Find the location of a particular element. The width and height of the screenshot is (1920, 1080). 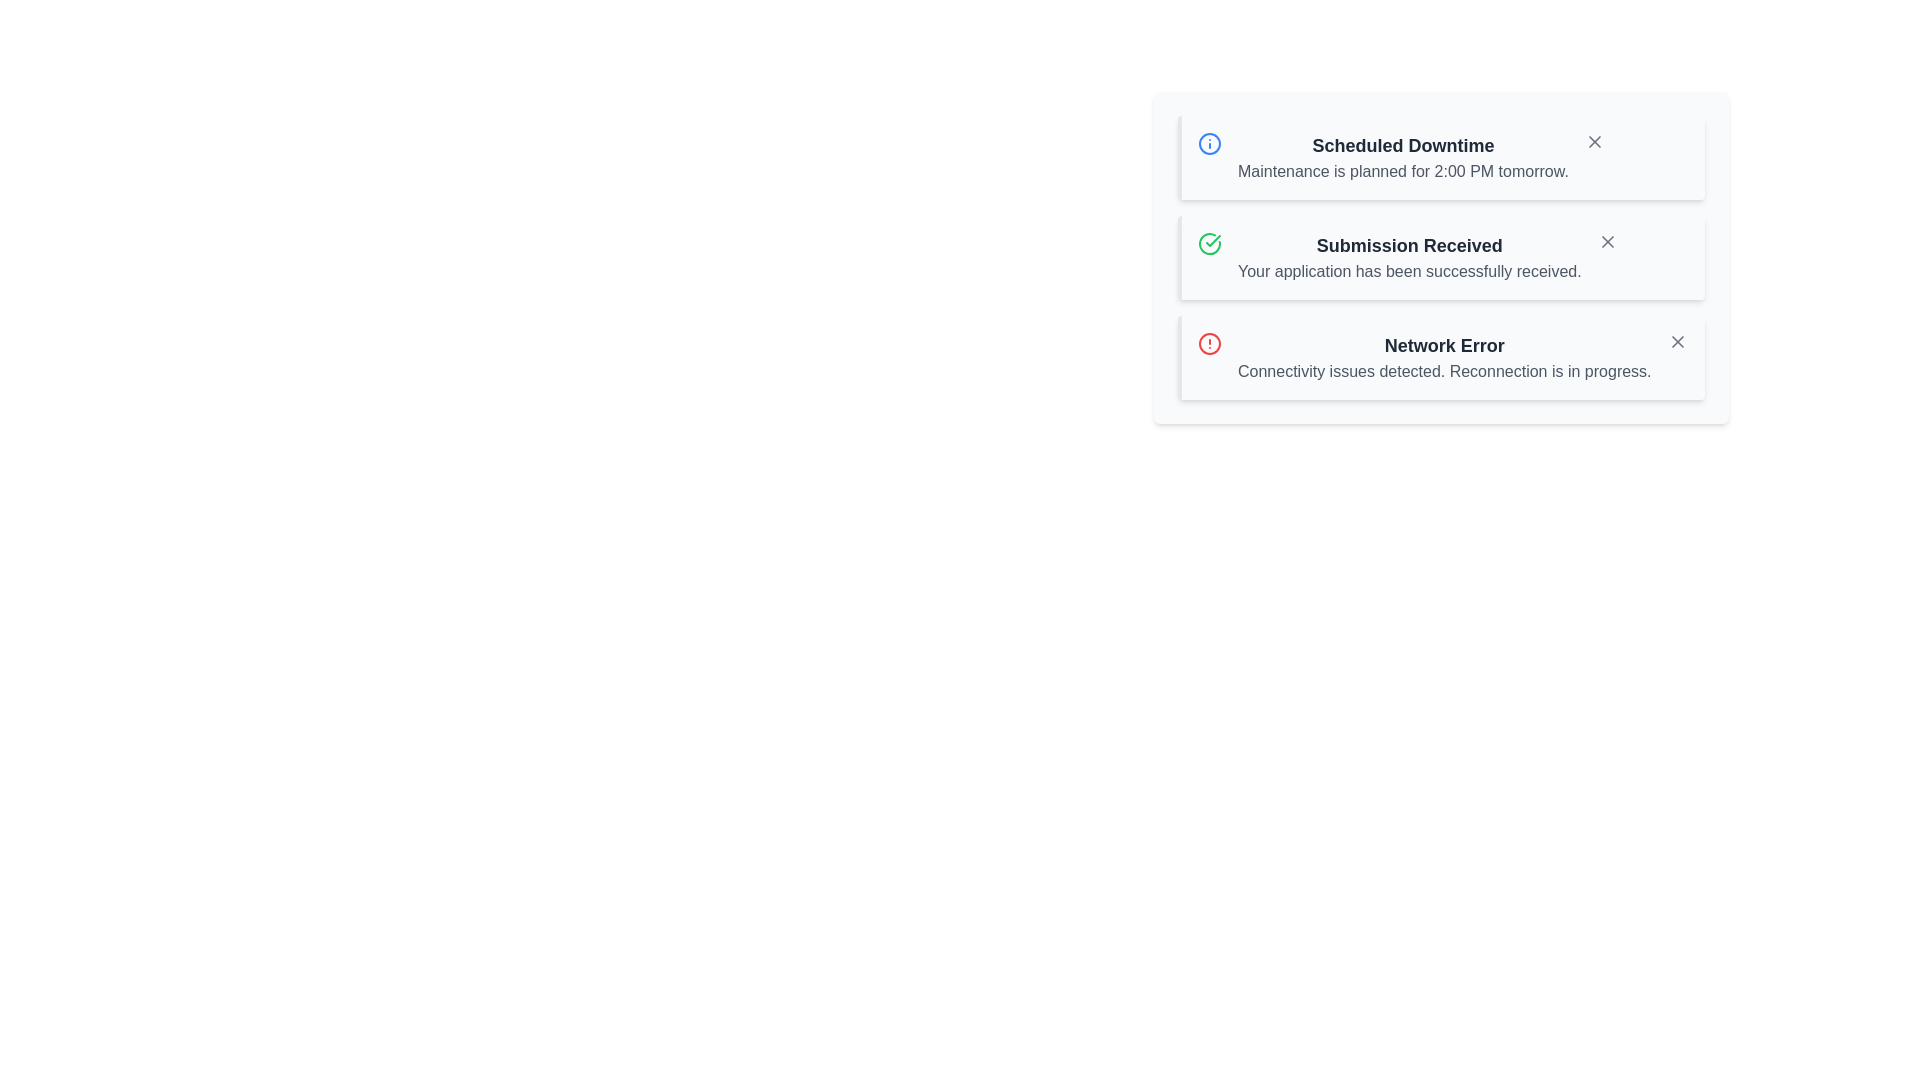

the static text that displays 'Maintenance is planned for 2:00 PM tomorrow.' located below the bold heading 'Scheduled Downtime' is located at coordinates (1402, 171).